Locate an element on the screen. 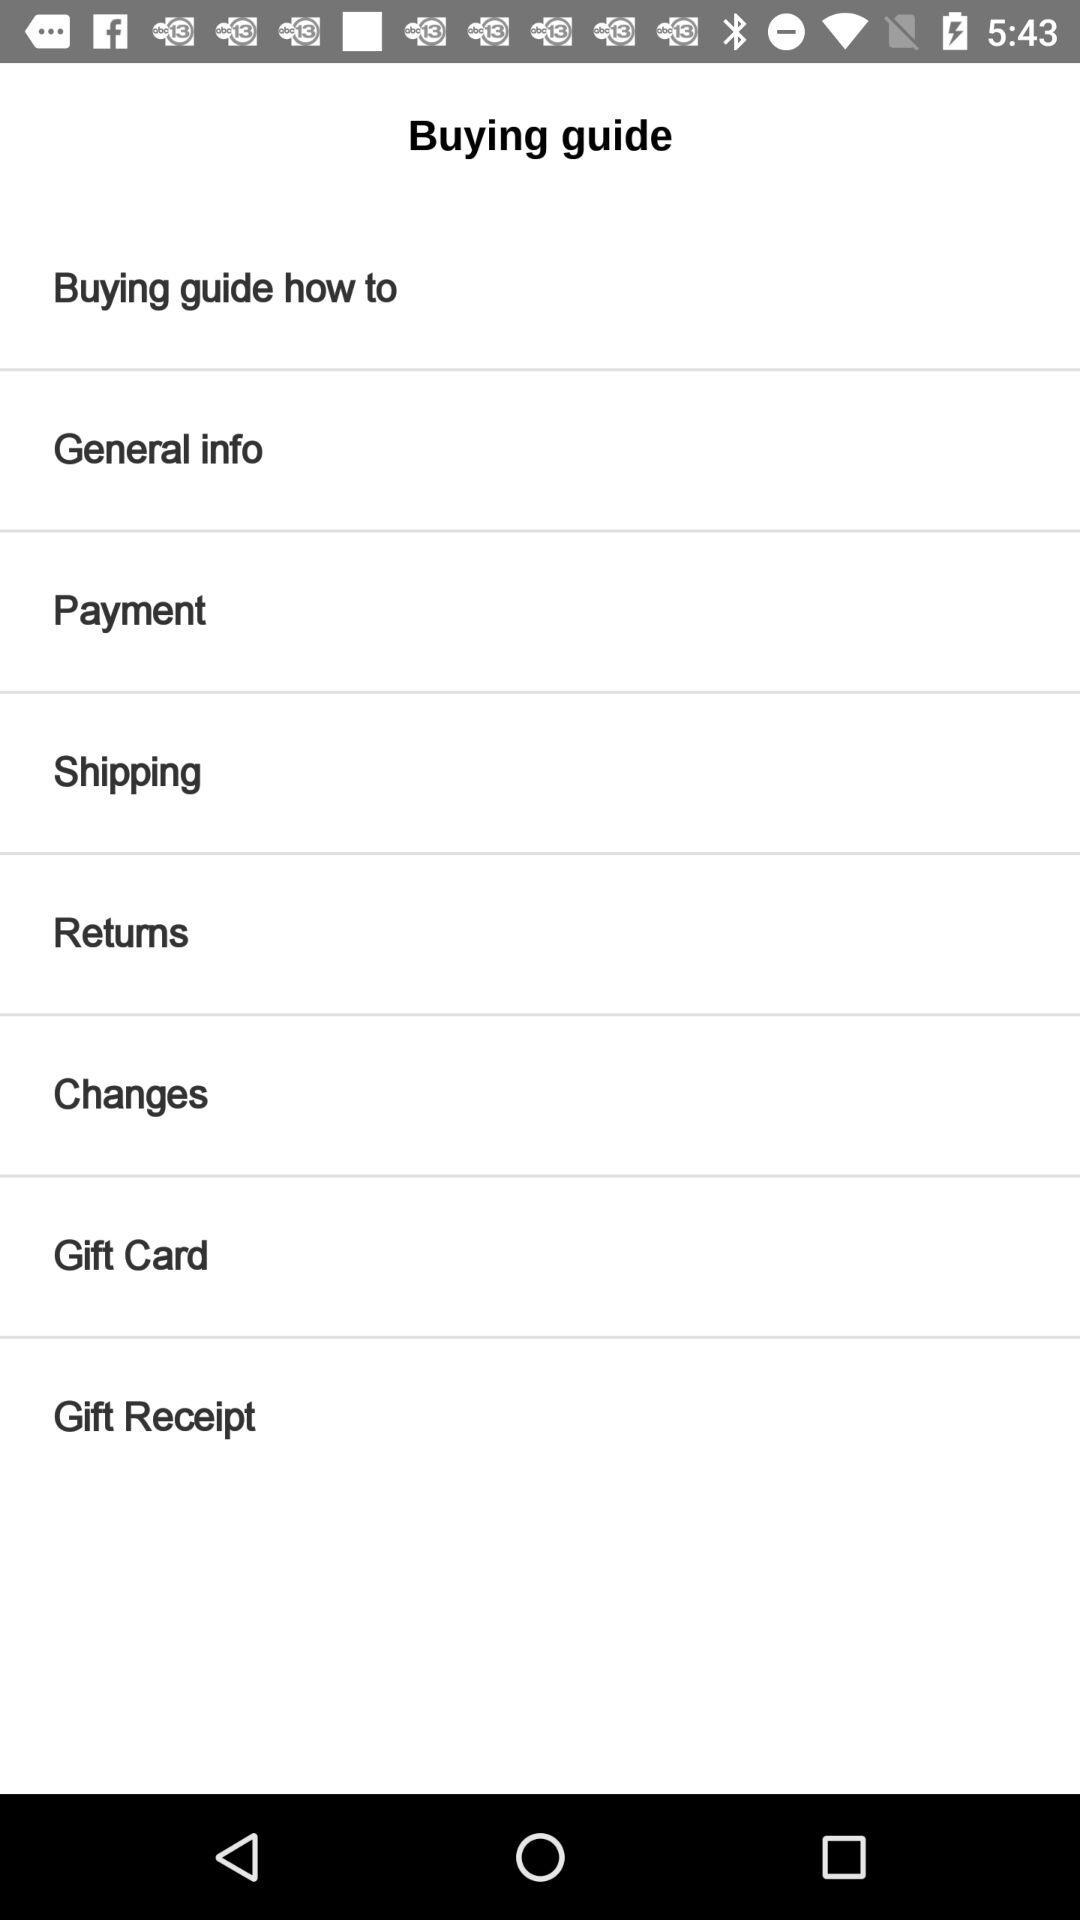  the payment icon is located at coordinates (540, 610).